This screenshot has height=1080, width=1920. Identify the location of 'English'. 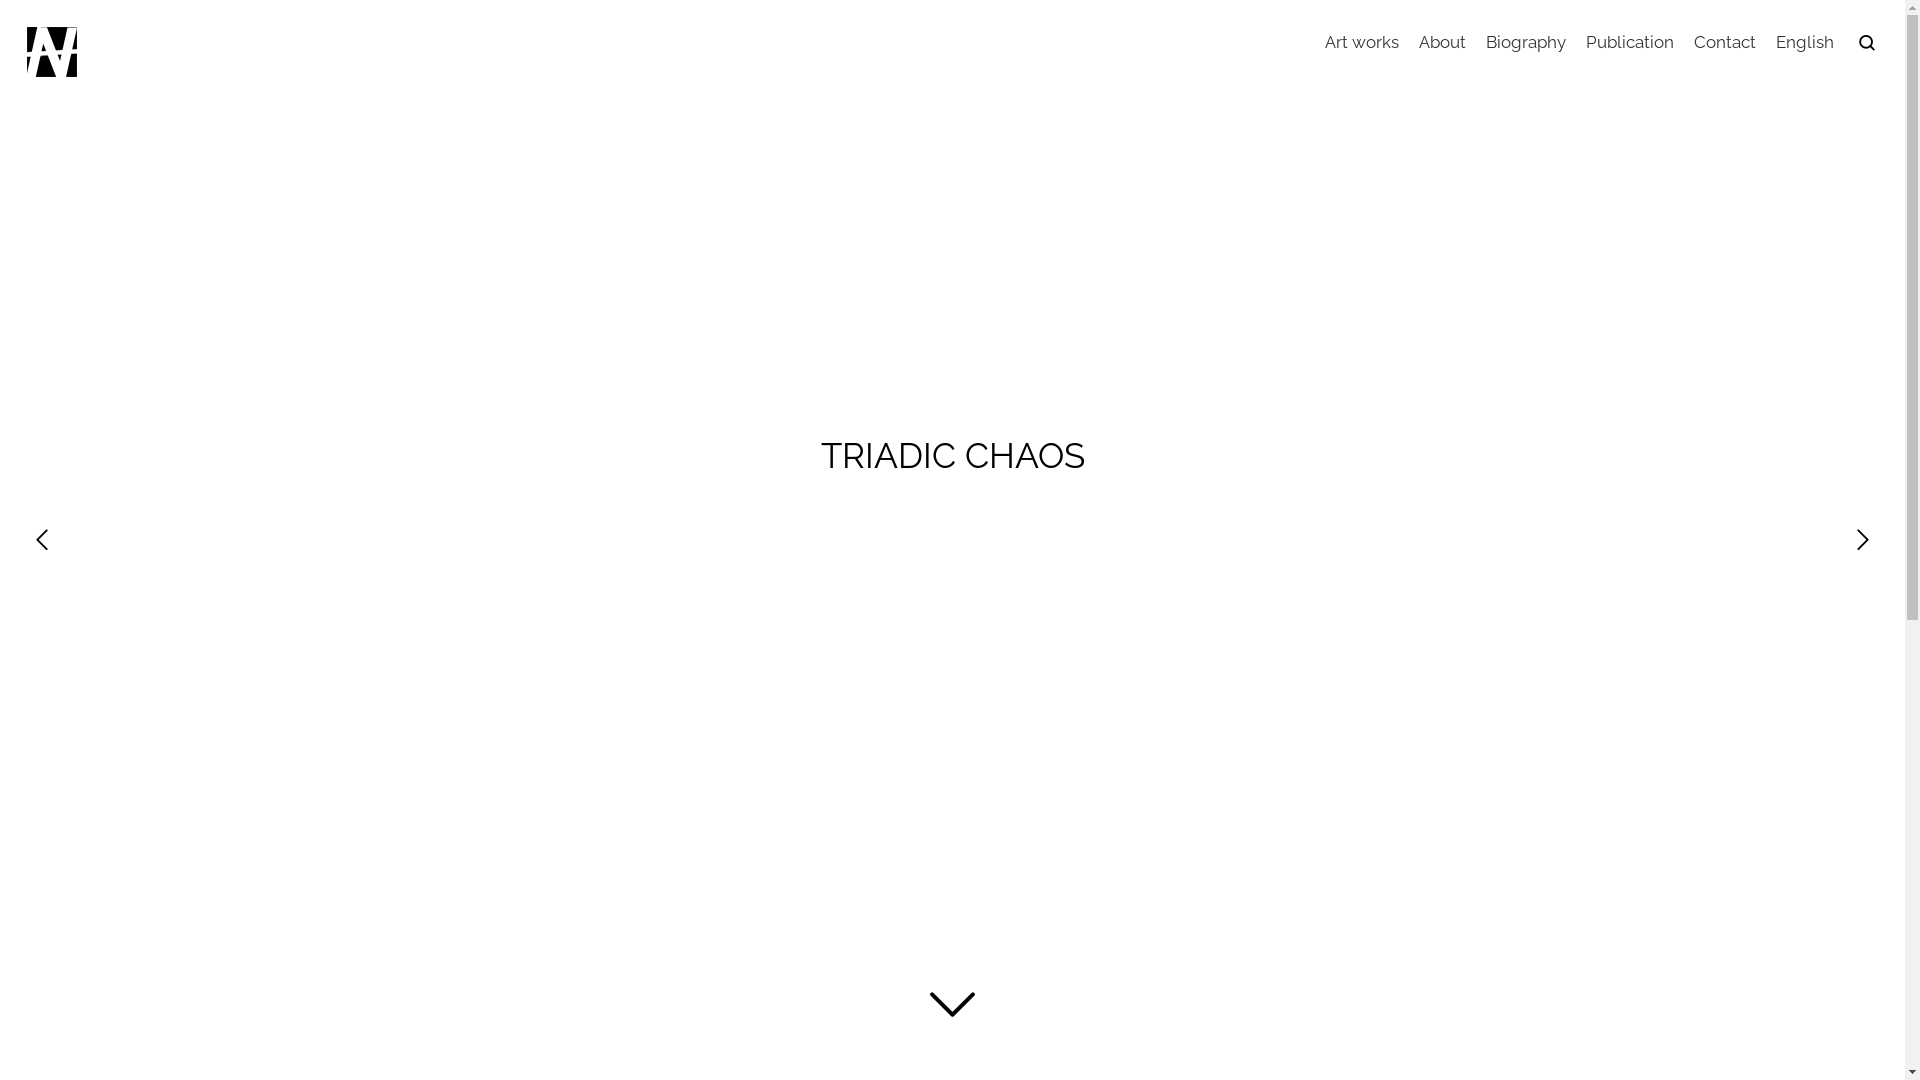
(1804, 42).